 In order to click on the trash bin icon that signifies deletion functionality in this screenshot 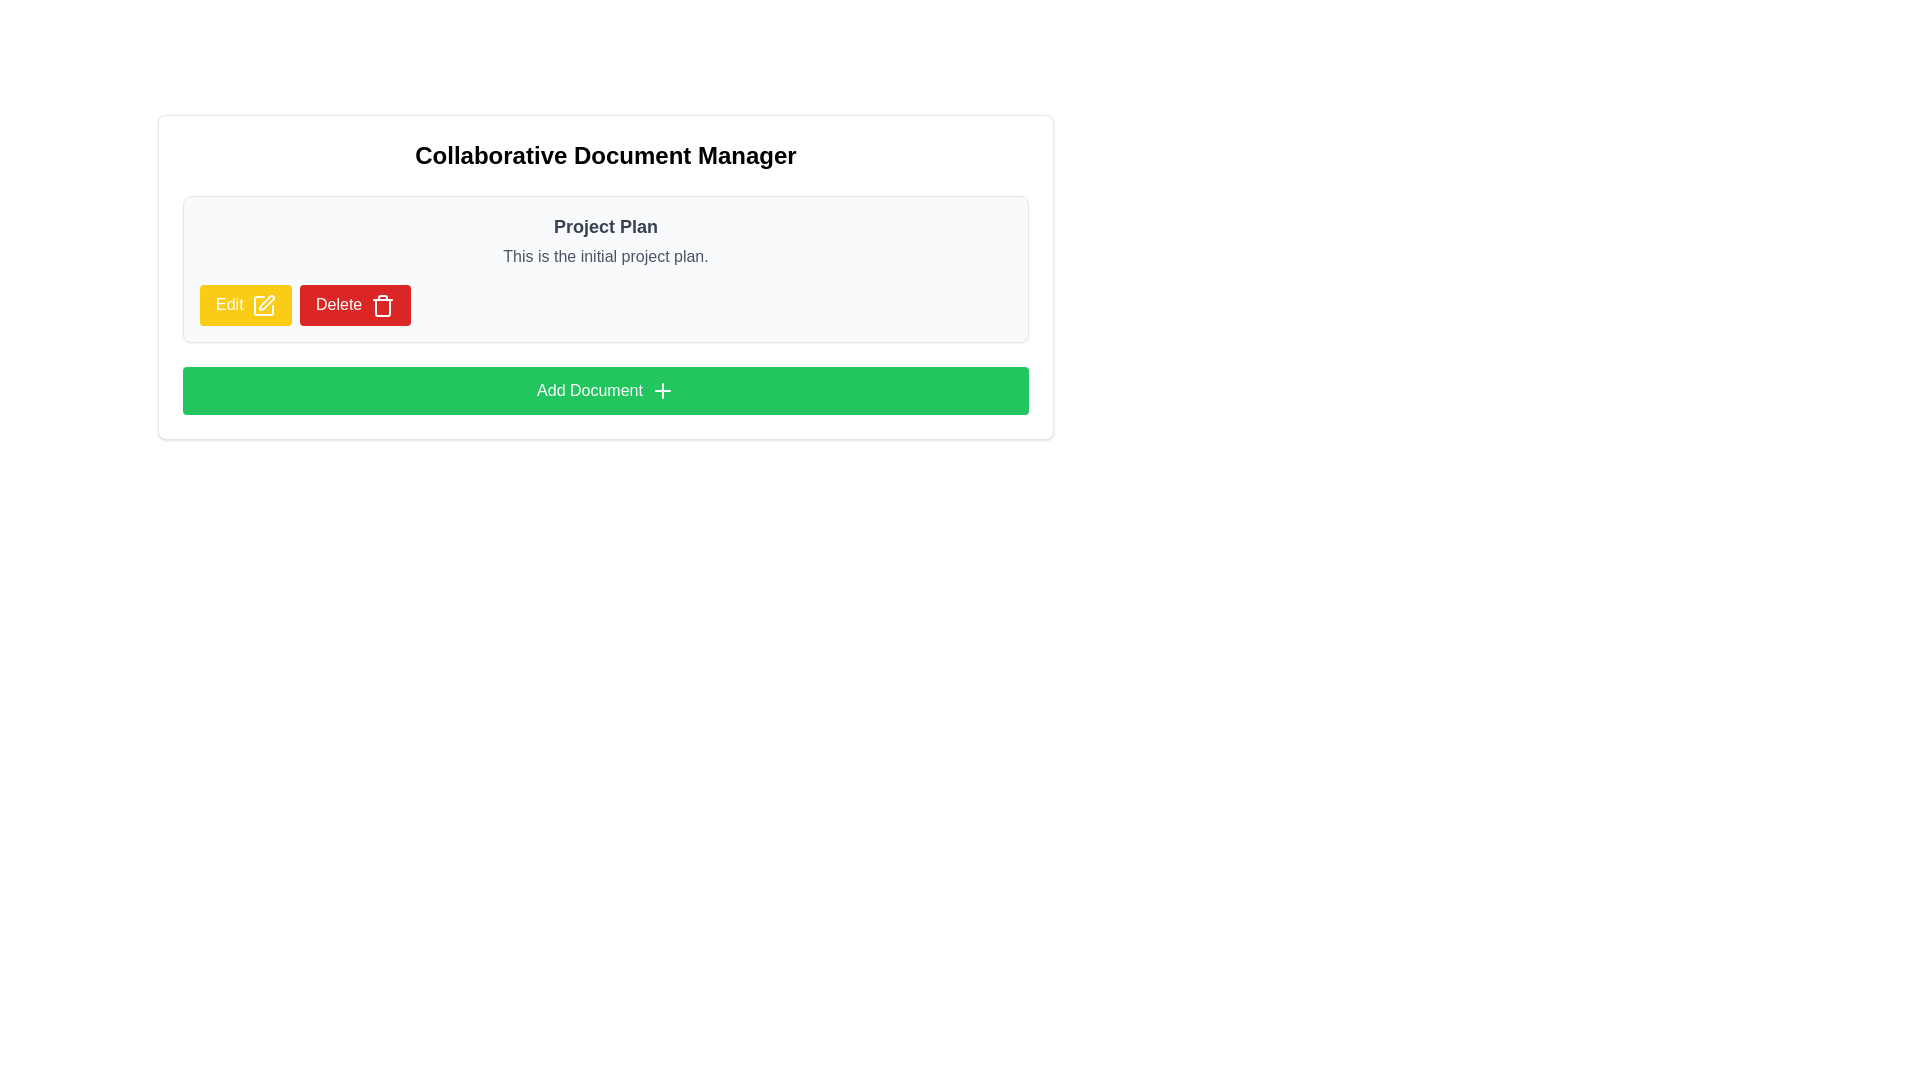, I will do `click(382, 305)`.